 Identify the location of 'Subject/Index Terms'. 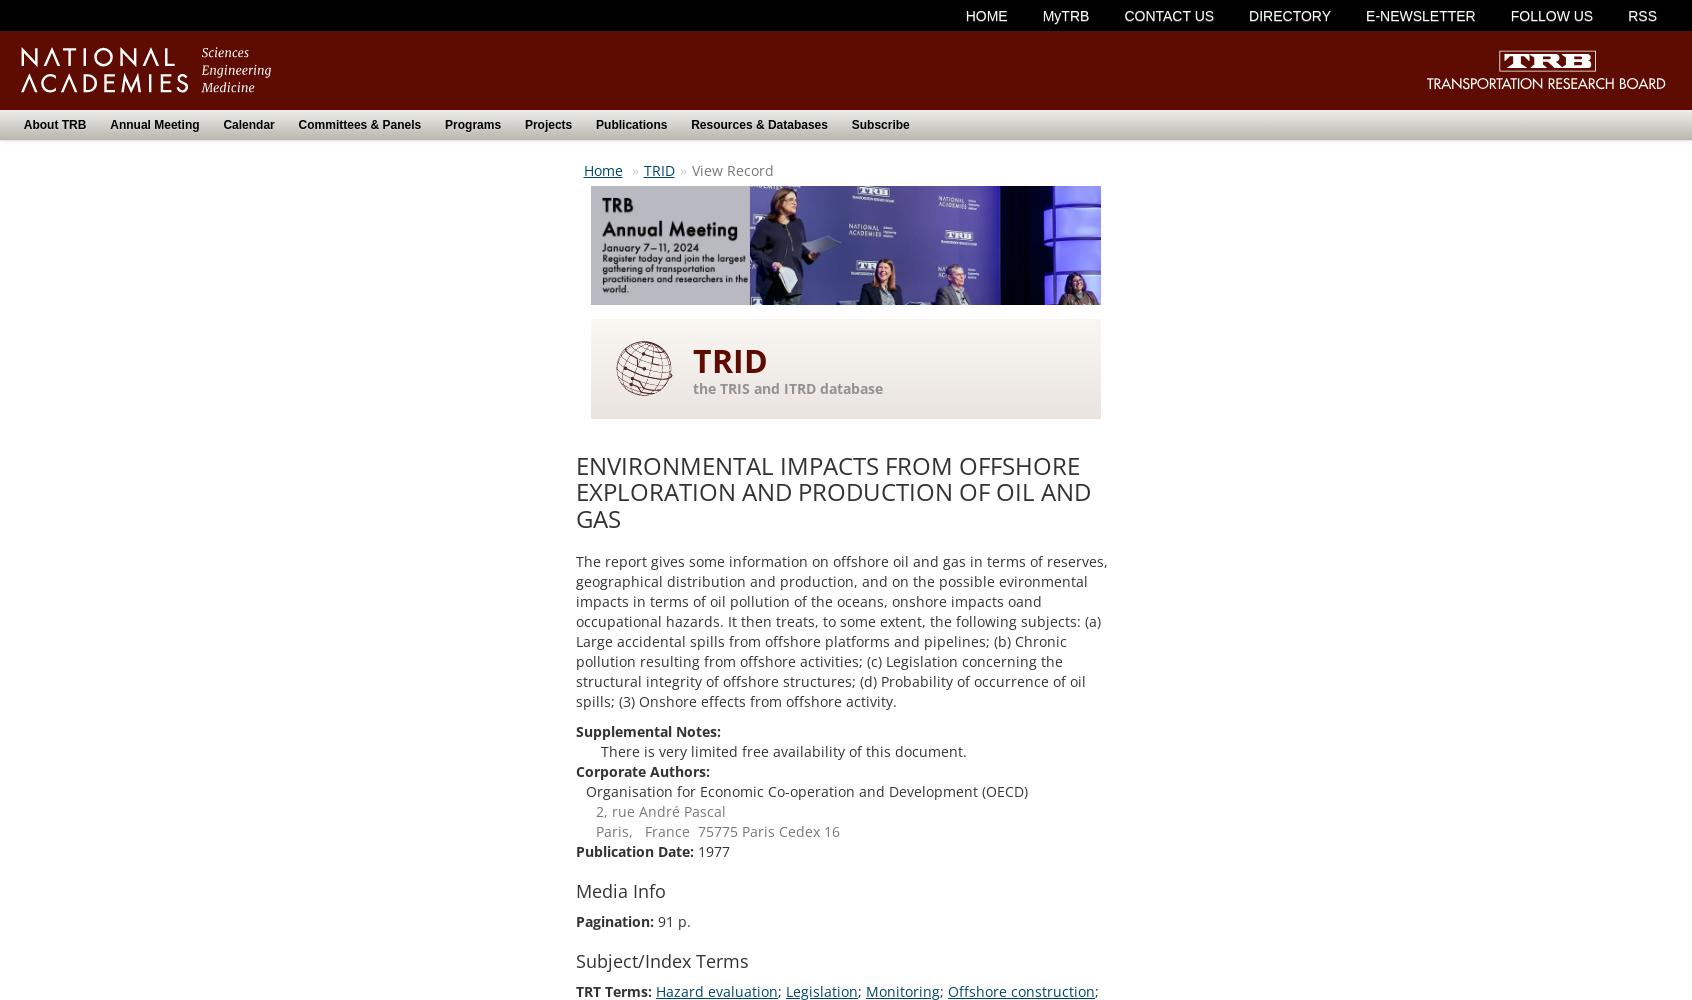
(574, 959).